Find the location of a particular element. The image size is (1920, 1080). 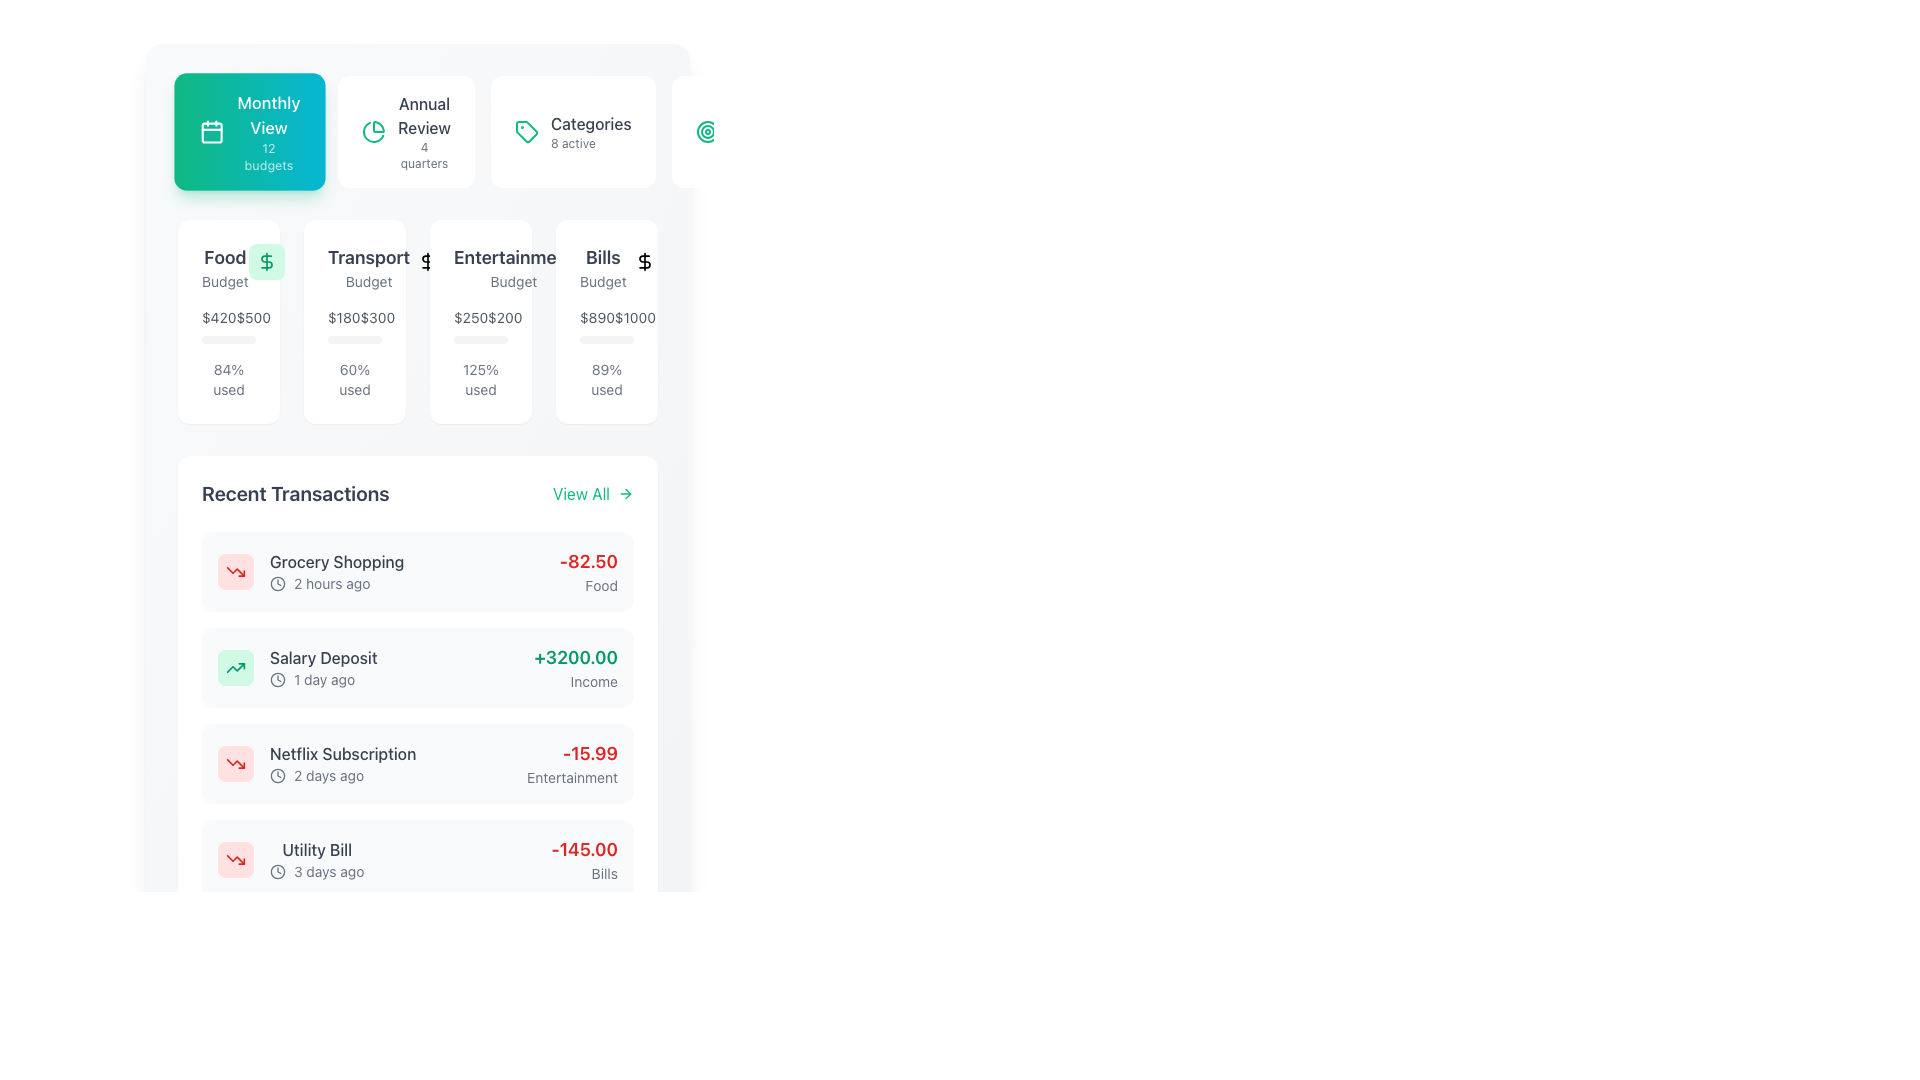

the informational Text label that displays the number of active categories, located below the 'Categories' heading is located at coordinates (572, 142).